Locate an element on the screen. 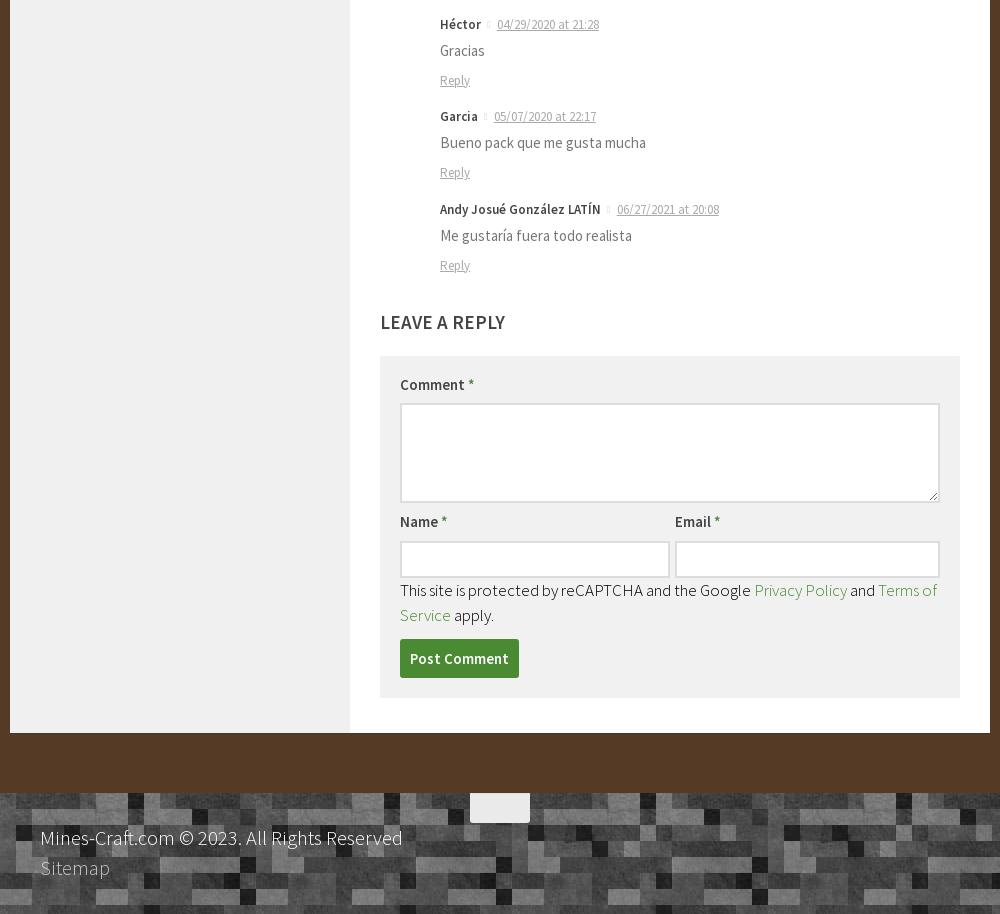 This screenshot has width=1000, height=914. '04/29/2020 at 21:28' is located at coordinates (547, 23).